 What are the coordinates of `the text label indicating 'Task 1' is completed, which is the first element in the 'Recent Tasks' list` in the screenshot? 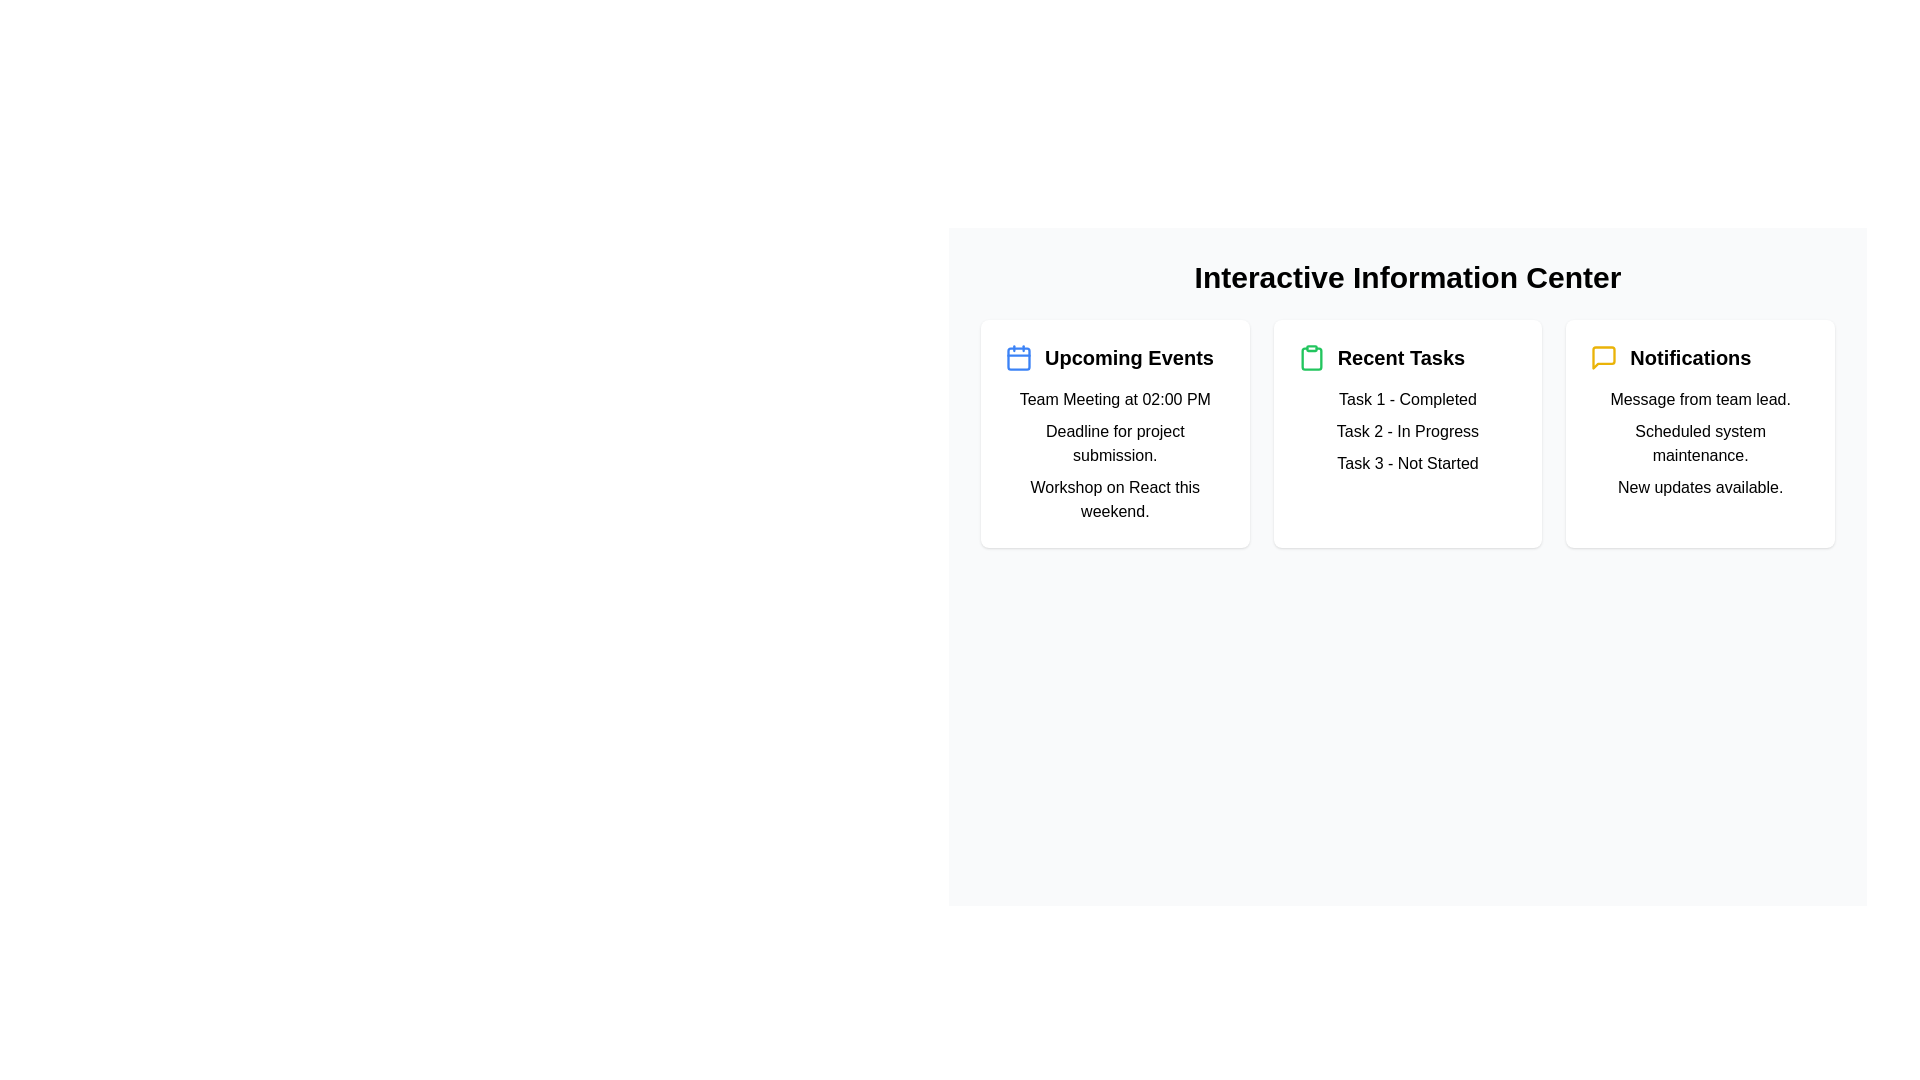 It's located at (1406, 400).